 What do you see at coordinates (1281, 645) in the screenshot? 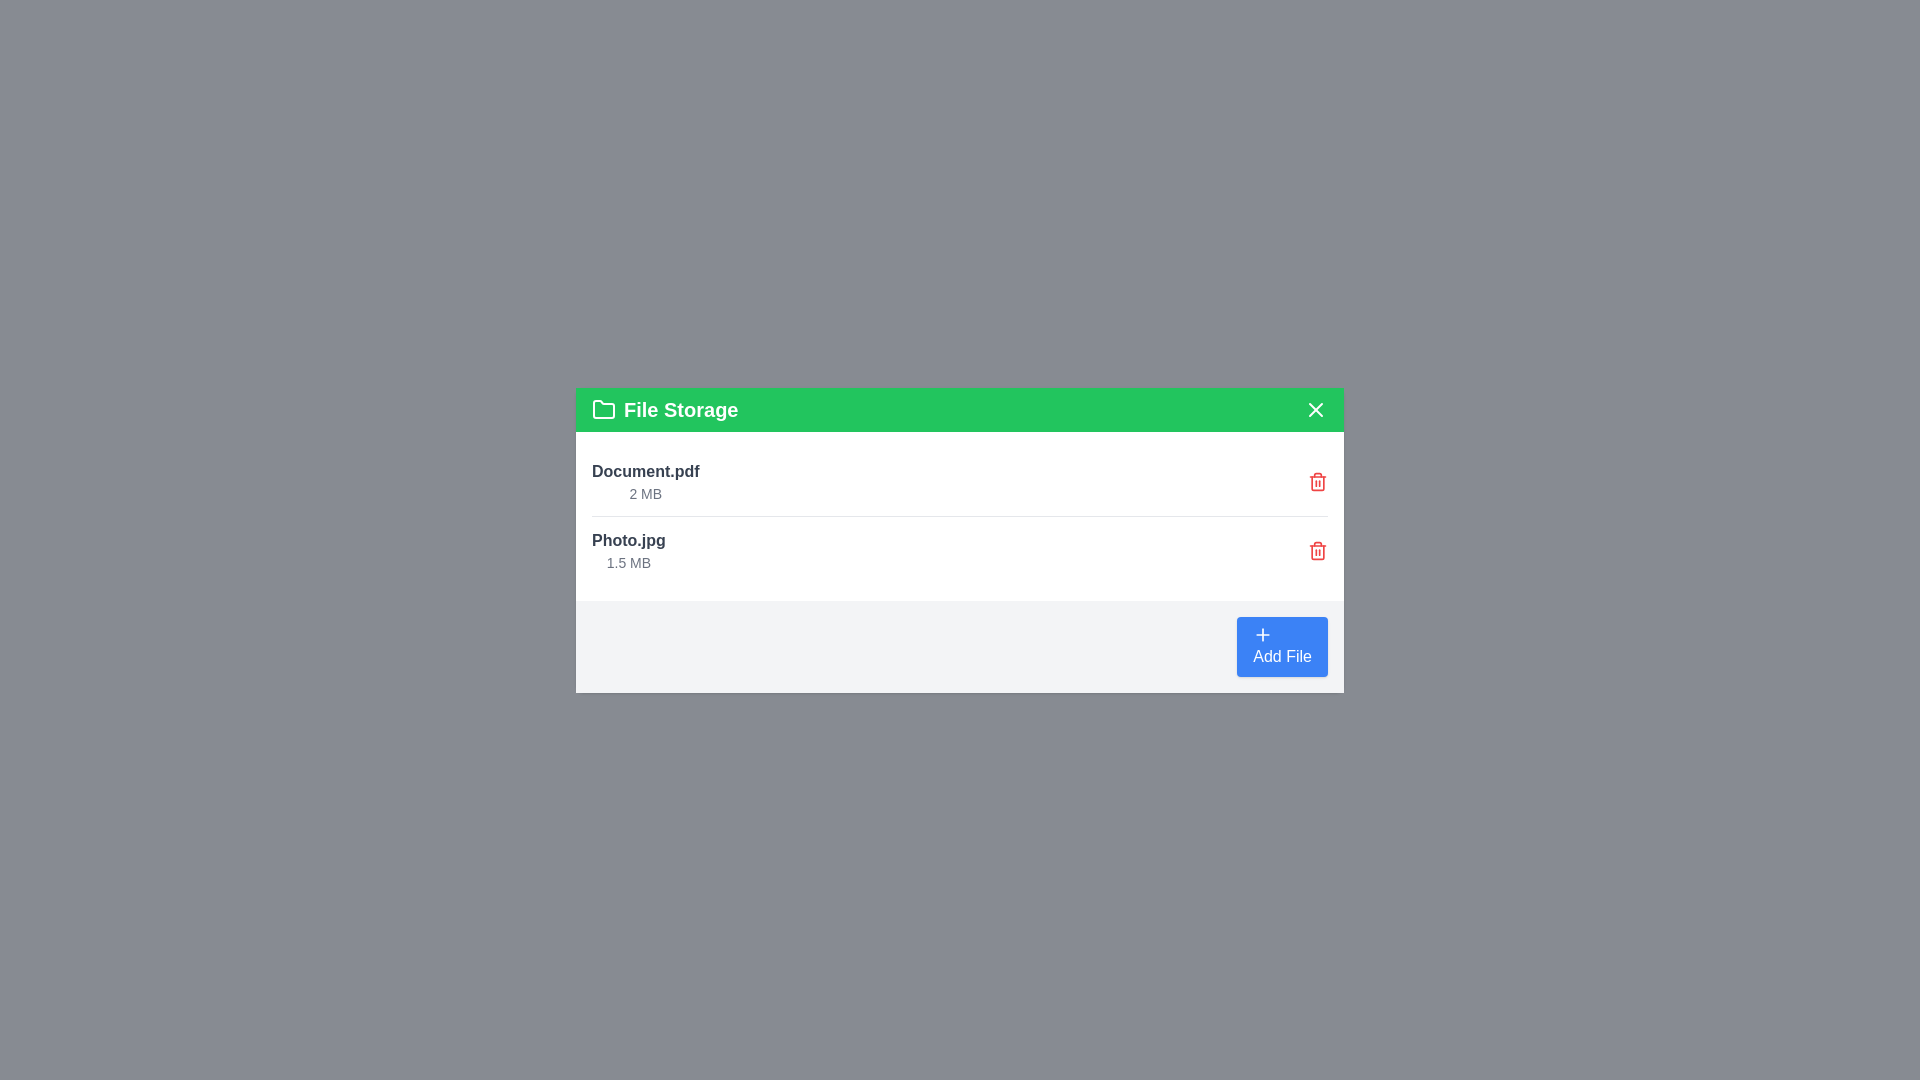
I see `the 'Add File' button to add a new file to the list` at bounding box center [1281, 645].